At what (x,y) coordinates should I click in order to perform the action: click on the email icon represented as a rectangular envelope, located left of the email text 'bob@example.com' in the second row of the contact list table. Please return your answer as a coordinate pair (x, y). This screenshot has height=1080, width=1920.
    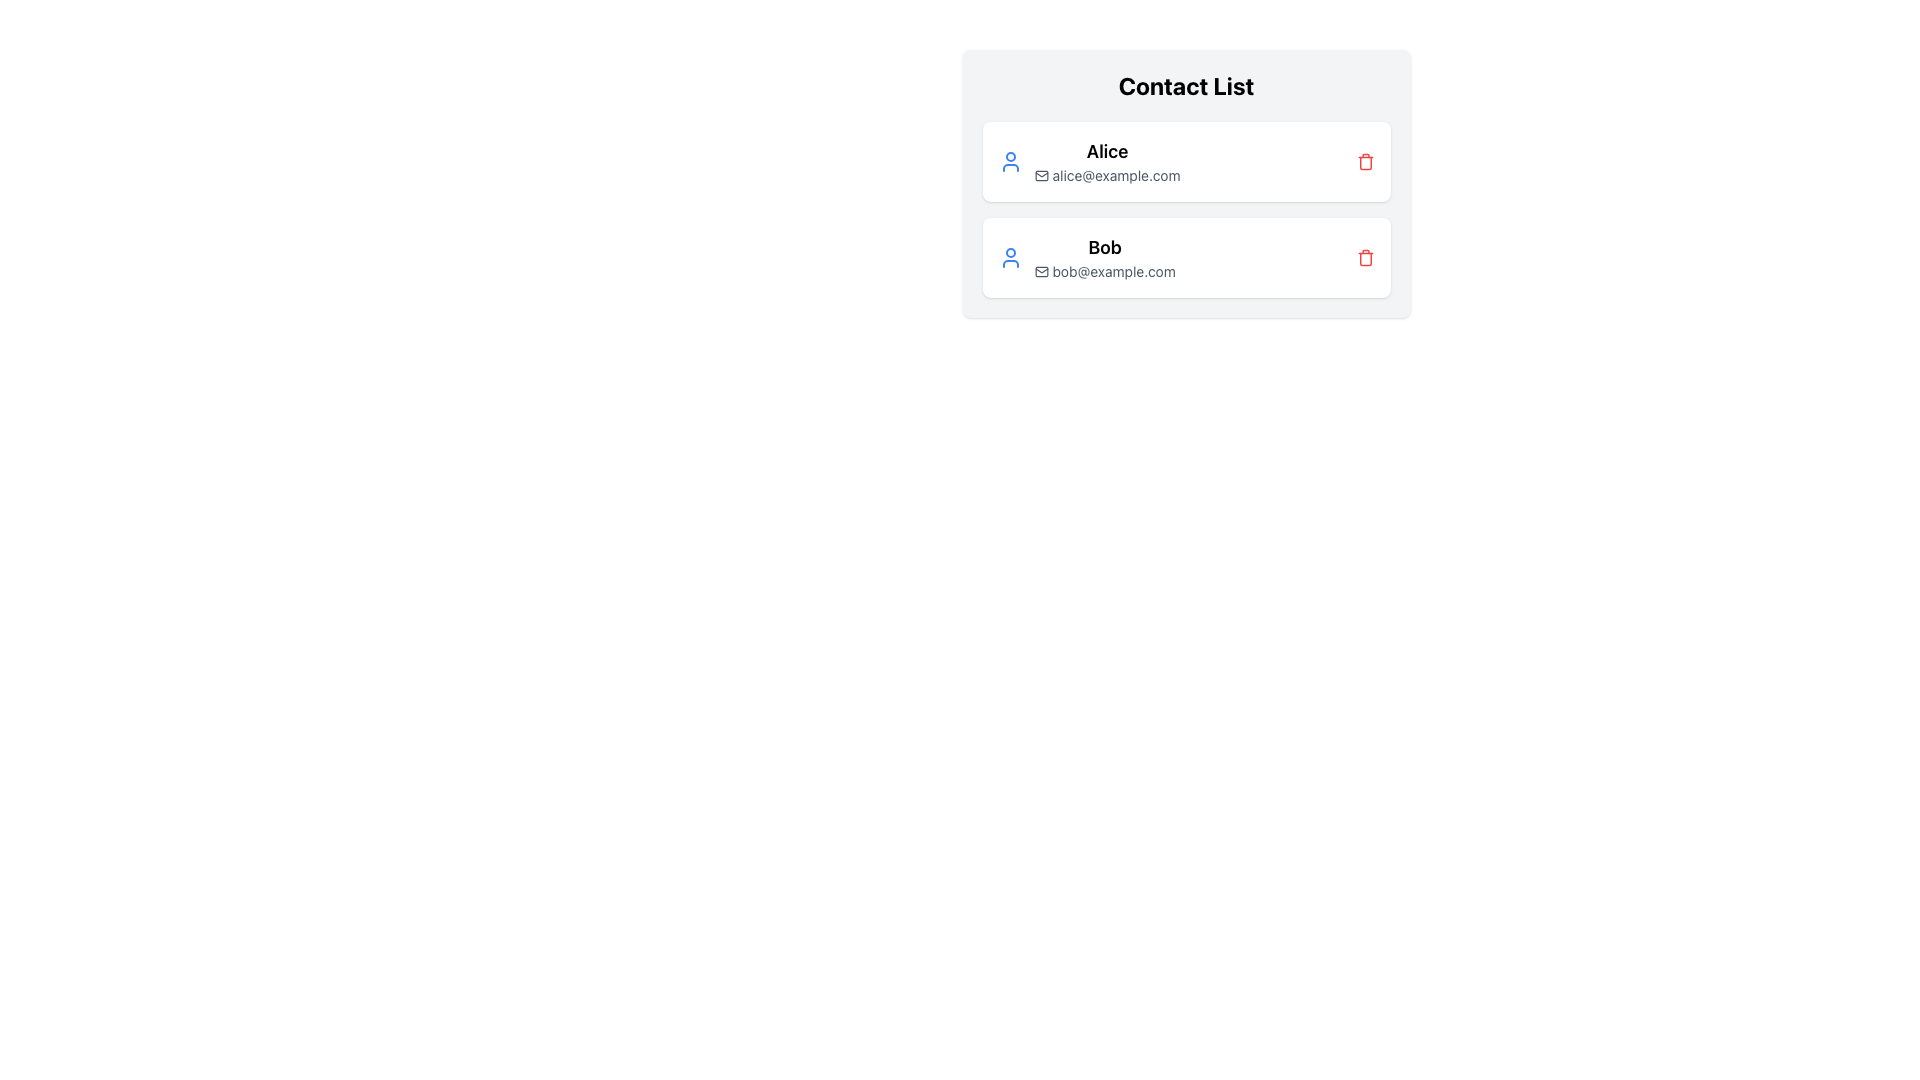
    Looking at the image, I should click on (1040, 272).